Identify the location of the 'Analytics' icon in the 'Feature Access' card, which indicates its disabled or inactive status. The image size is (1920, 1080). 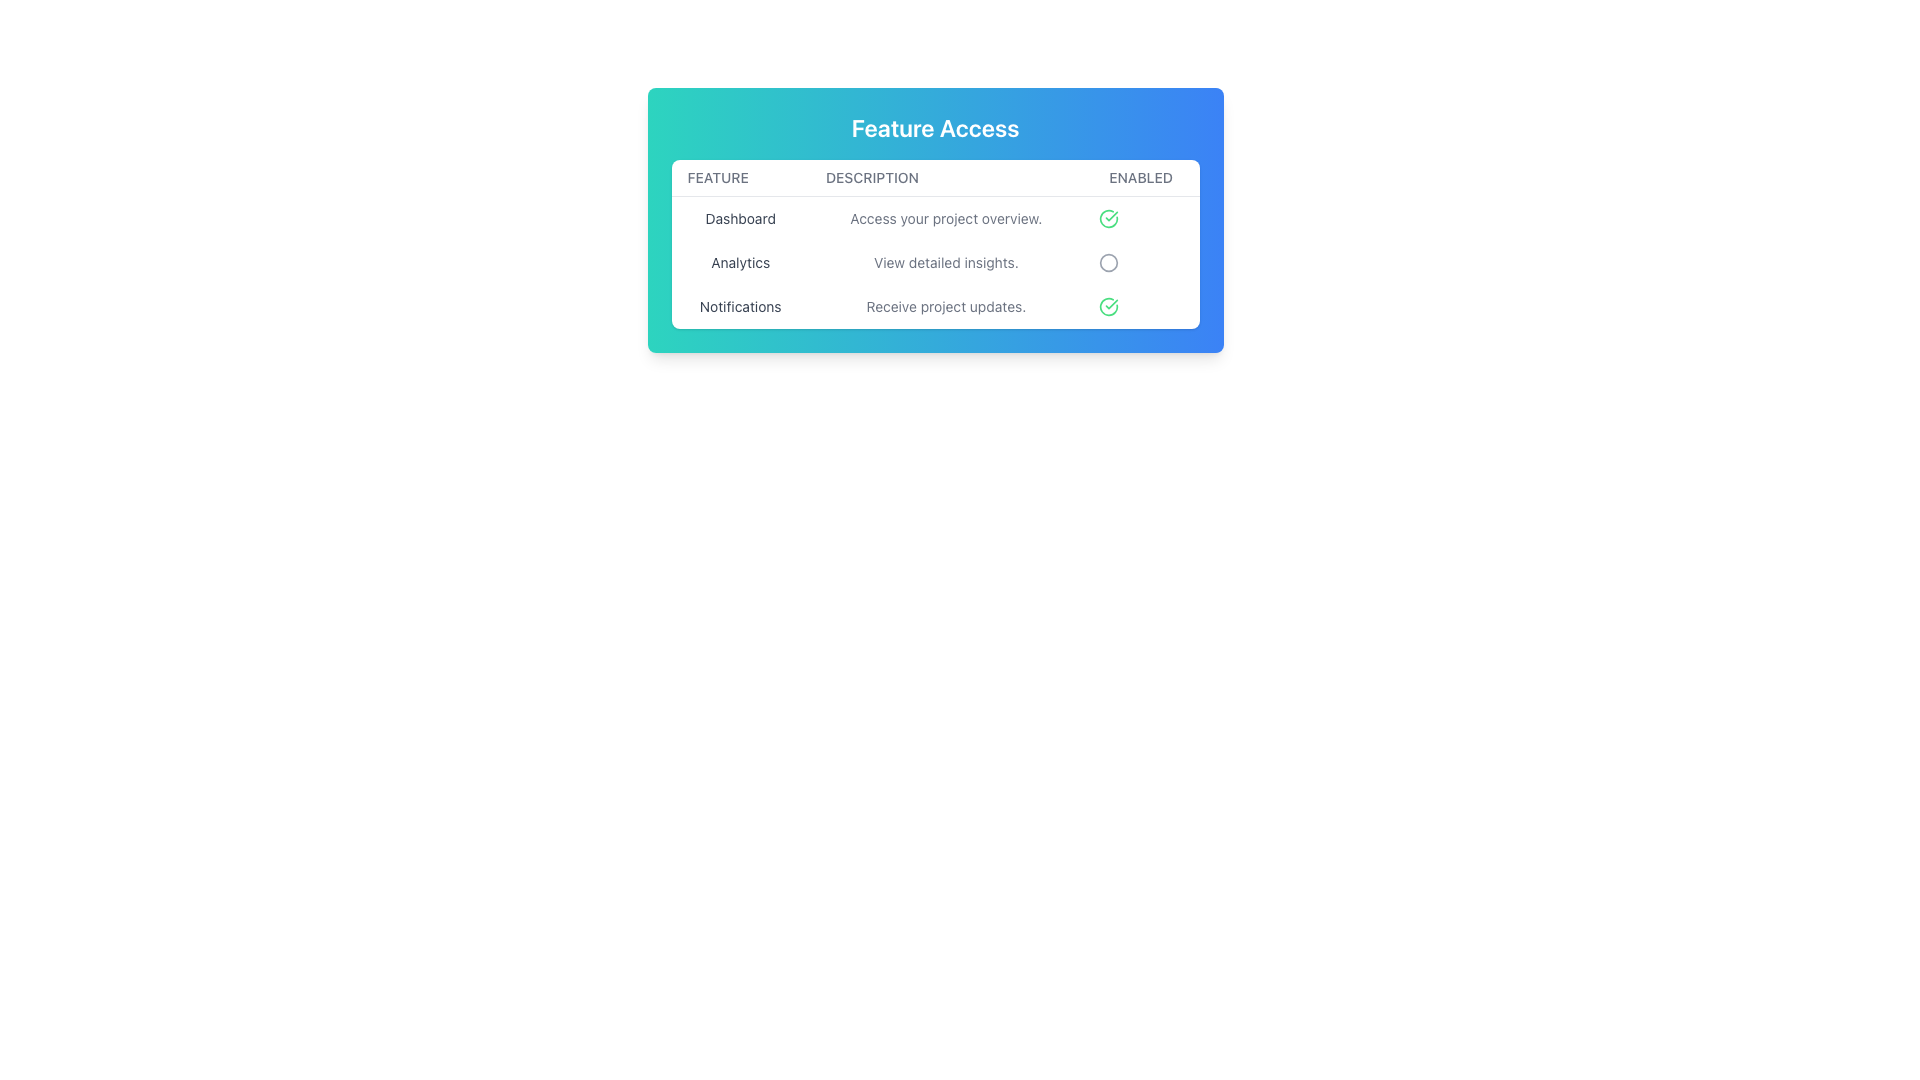
(1107, 261).